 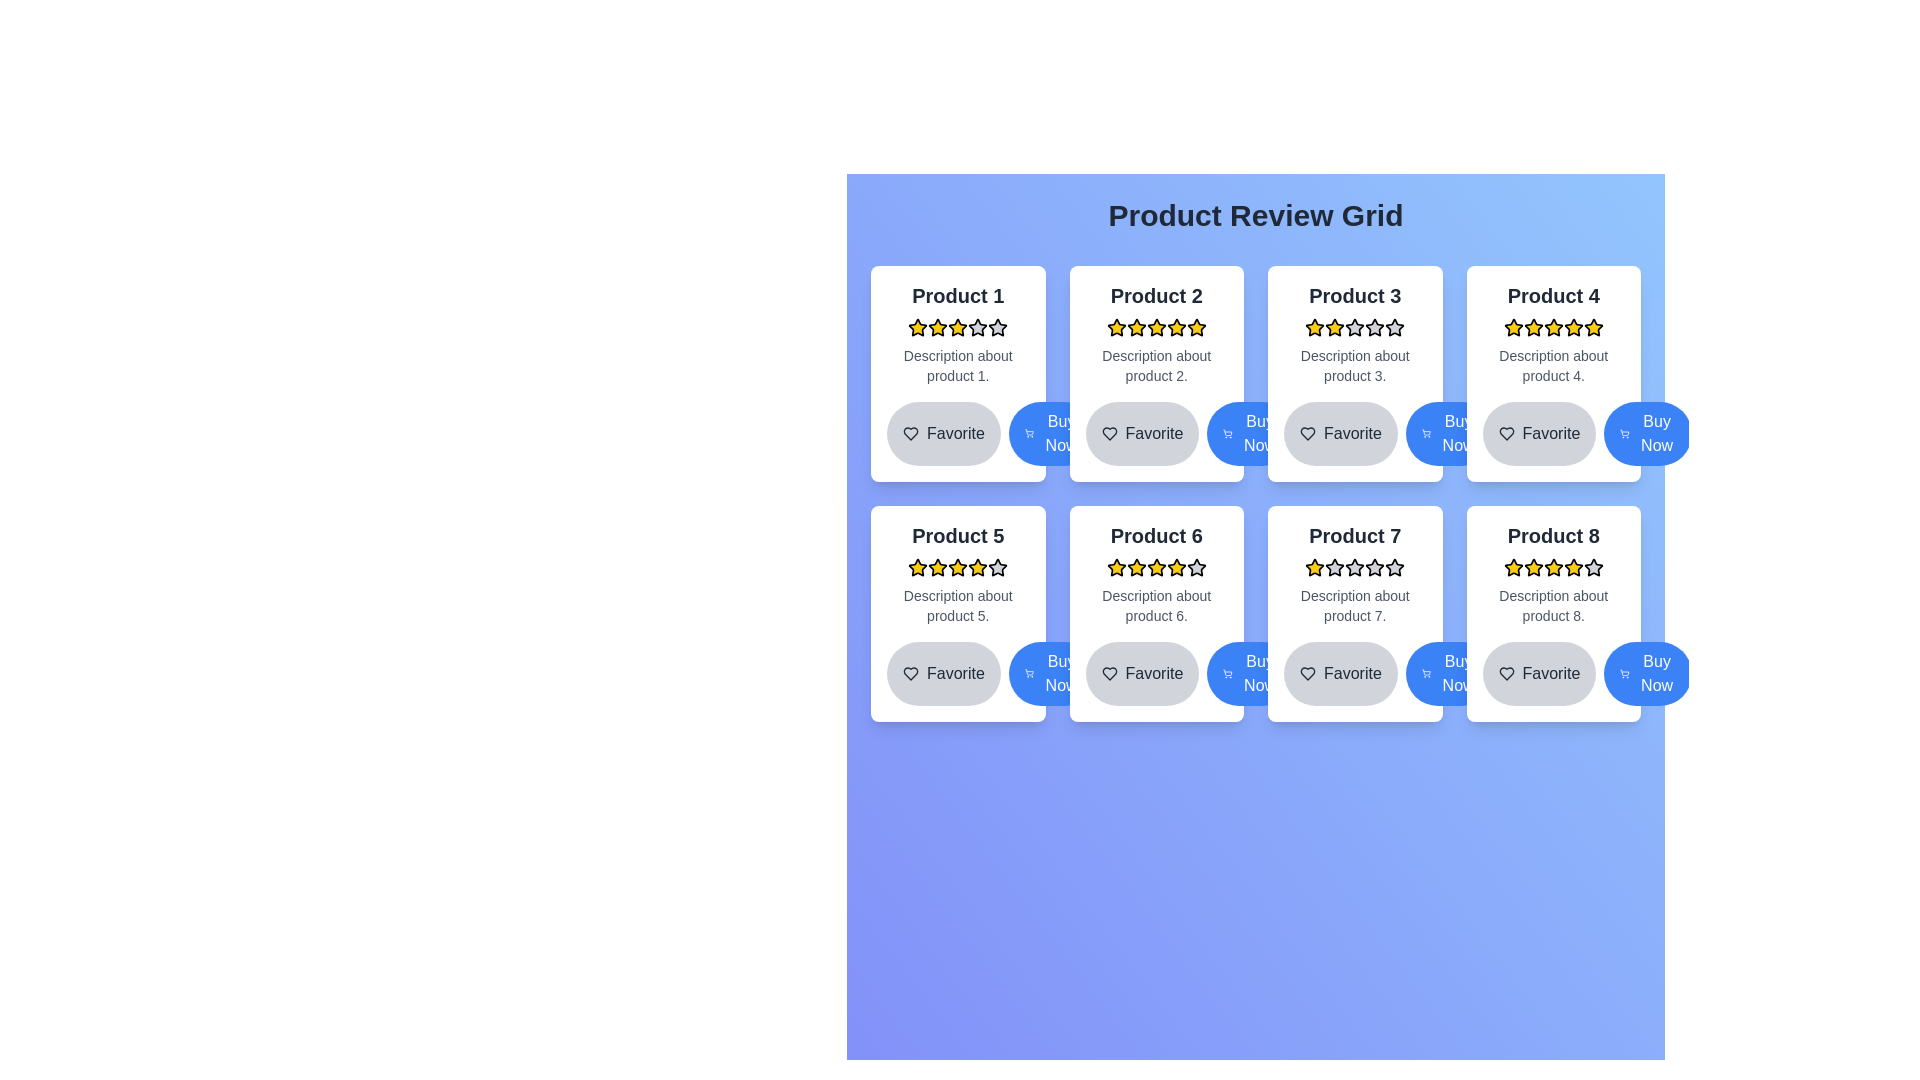 What do you see at coordinates (1355, 326) in the screenshot?
I see `the fourth star icon in the 5-star rating system for 'Product 3', which is visually represented in a grayish tone indicating a low rating` at bounding box center [1355, 326].